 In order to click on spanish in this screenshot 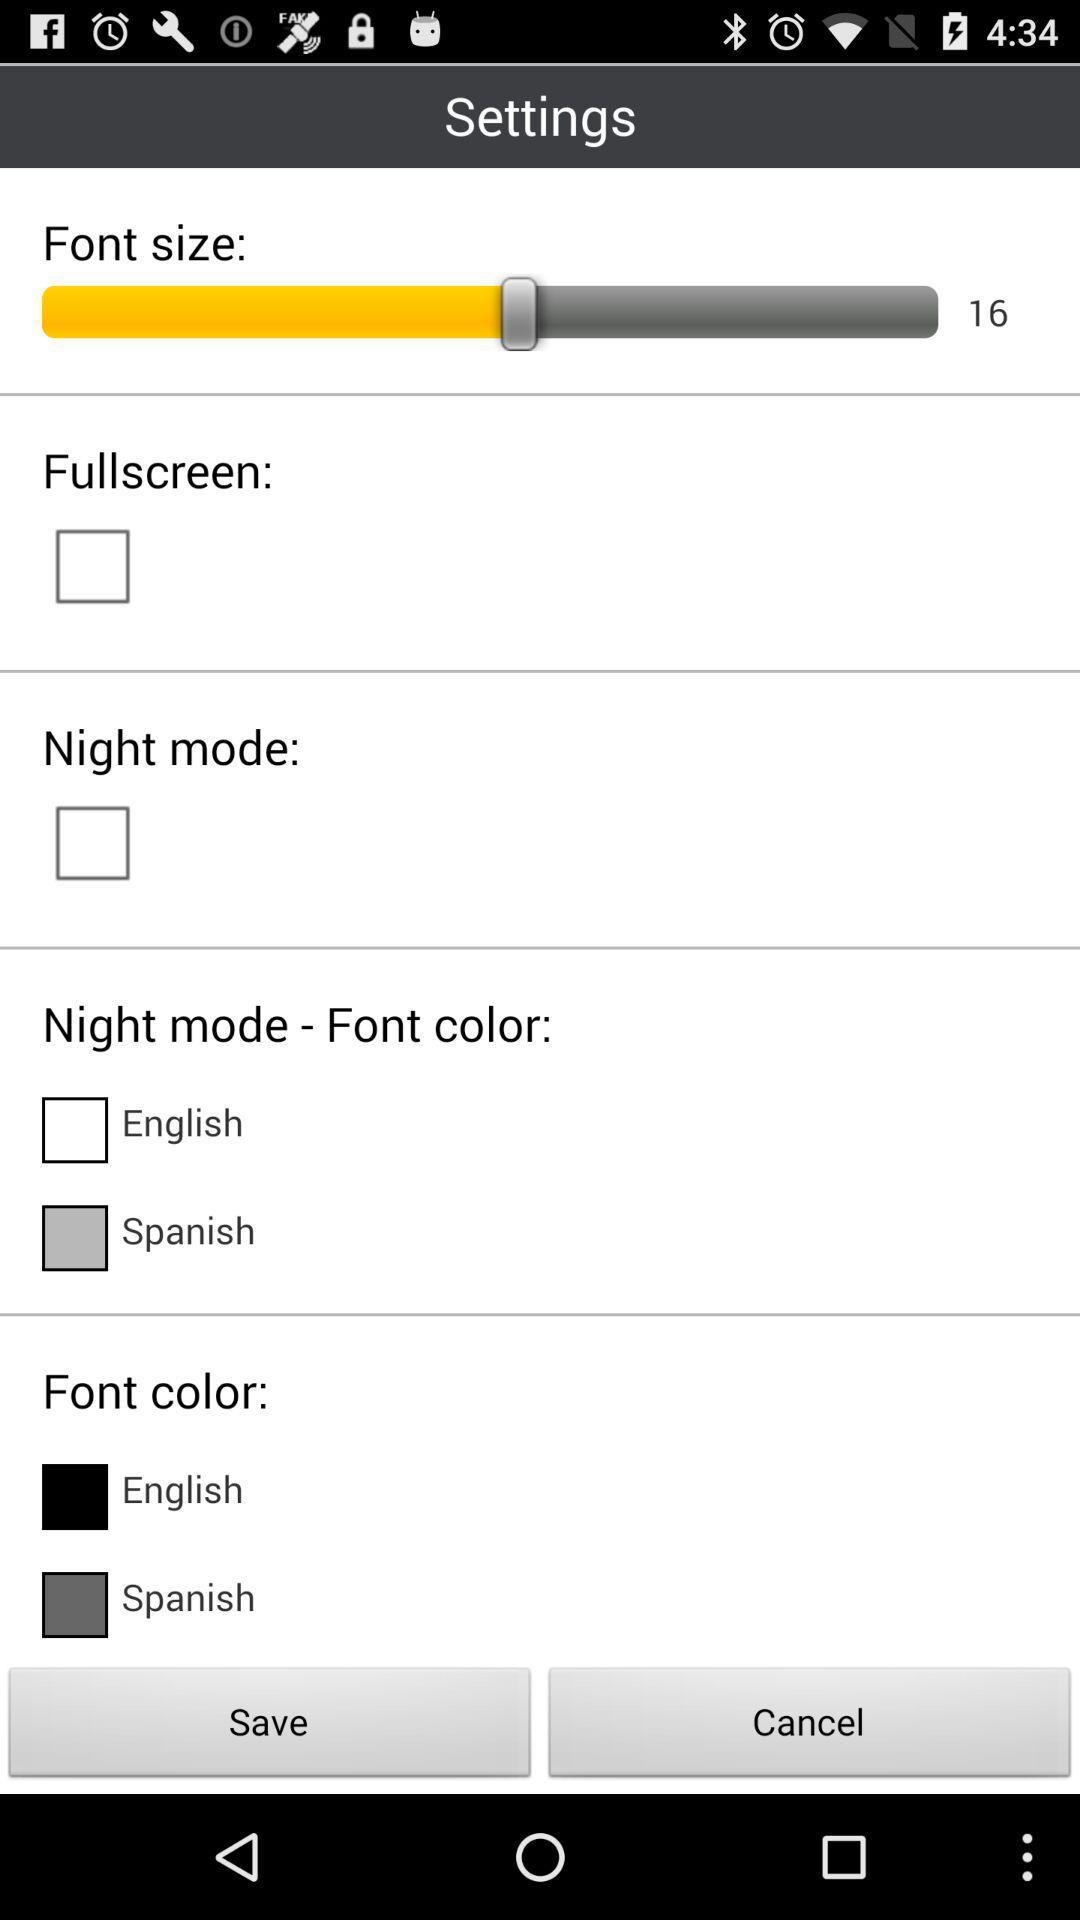, I will do `click(189, 1604)`.